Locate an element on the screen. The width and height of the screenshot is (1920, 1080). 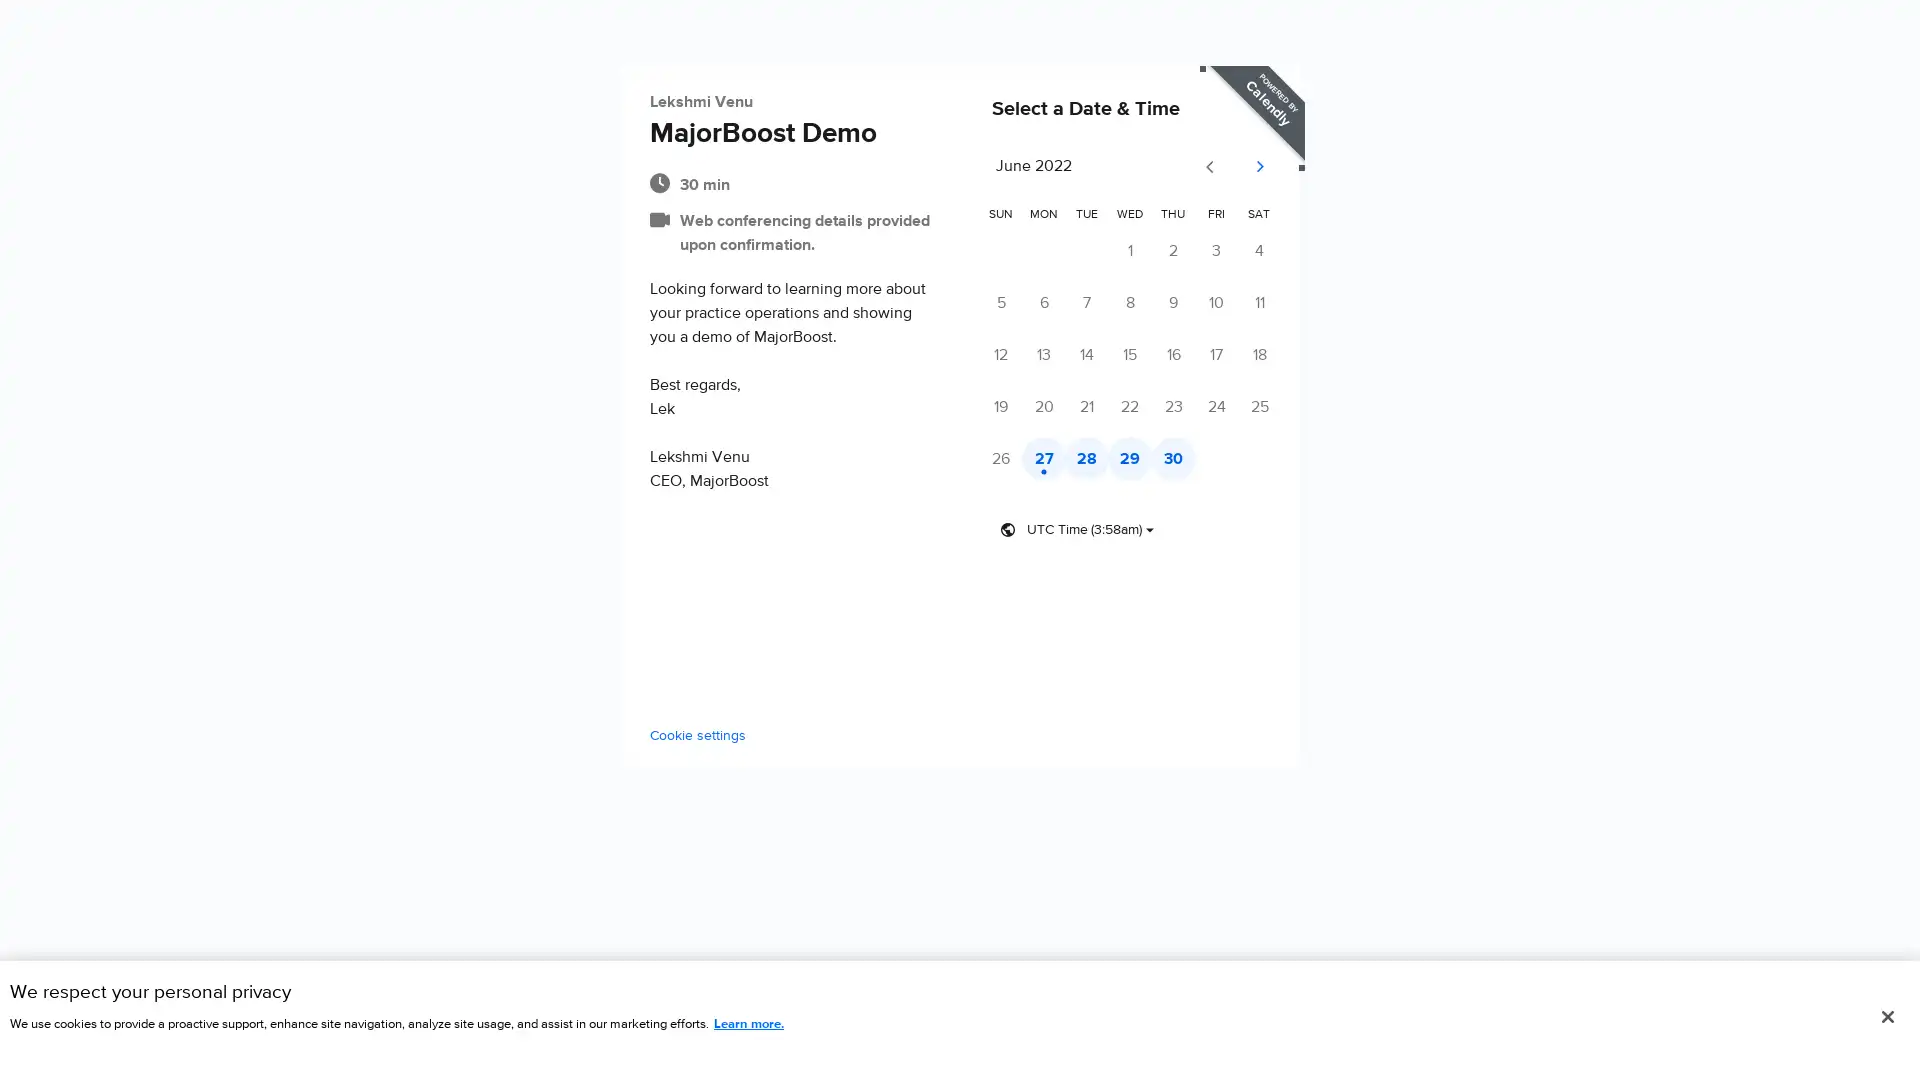
Tuesday, June 7 - No times available is located at coordinates (1106, 304).